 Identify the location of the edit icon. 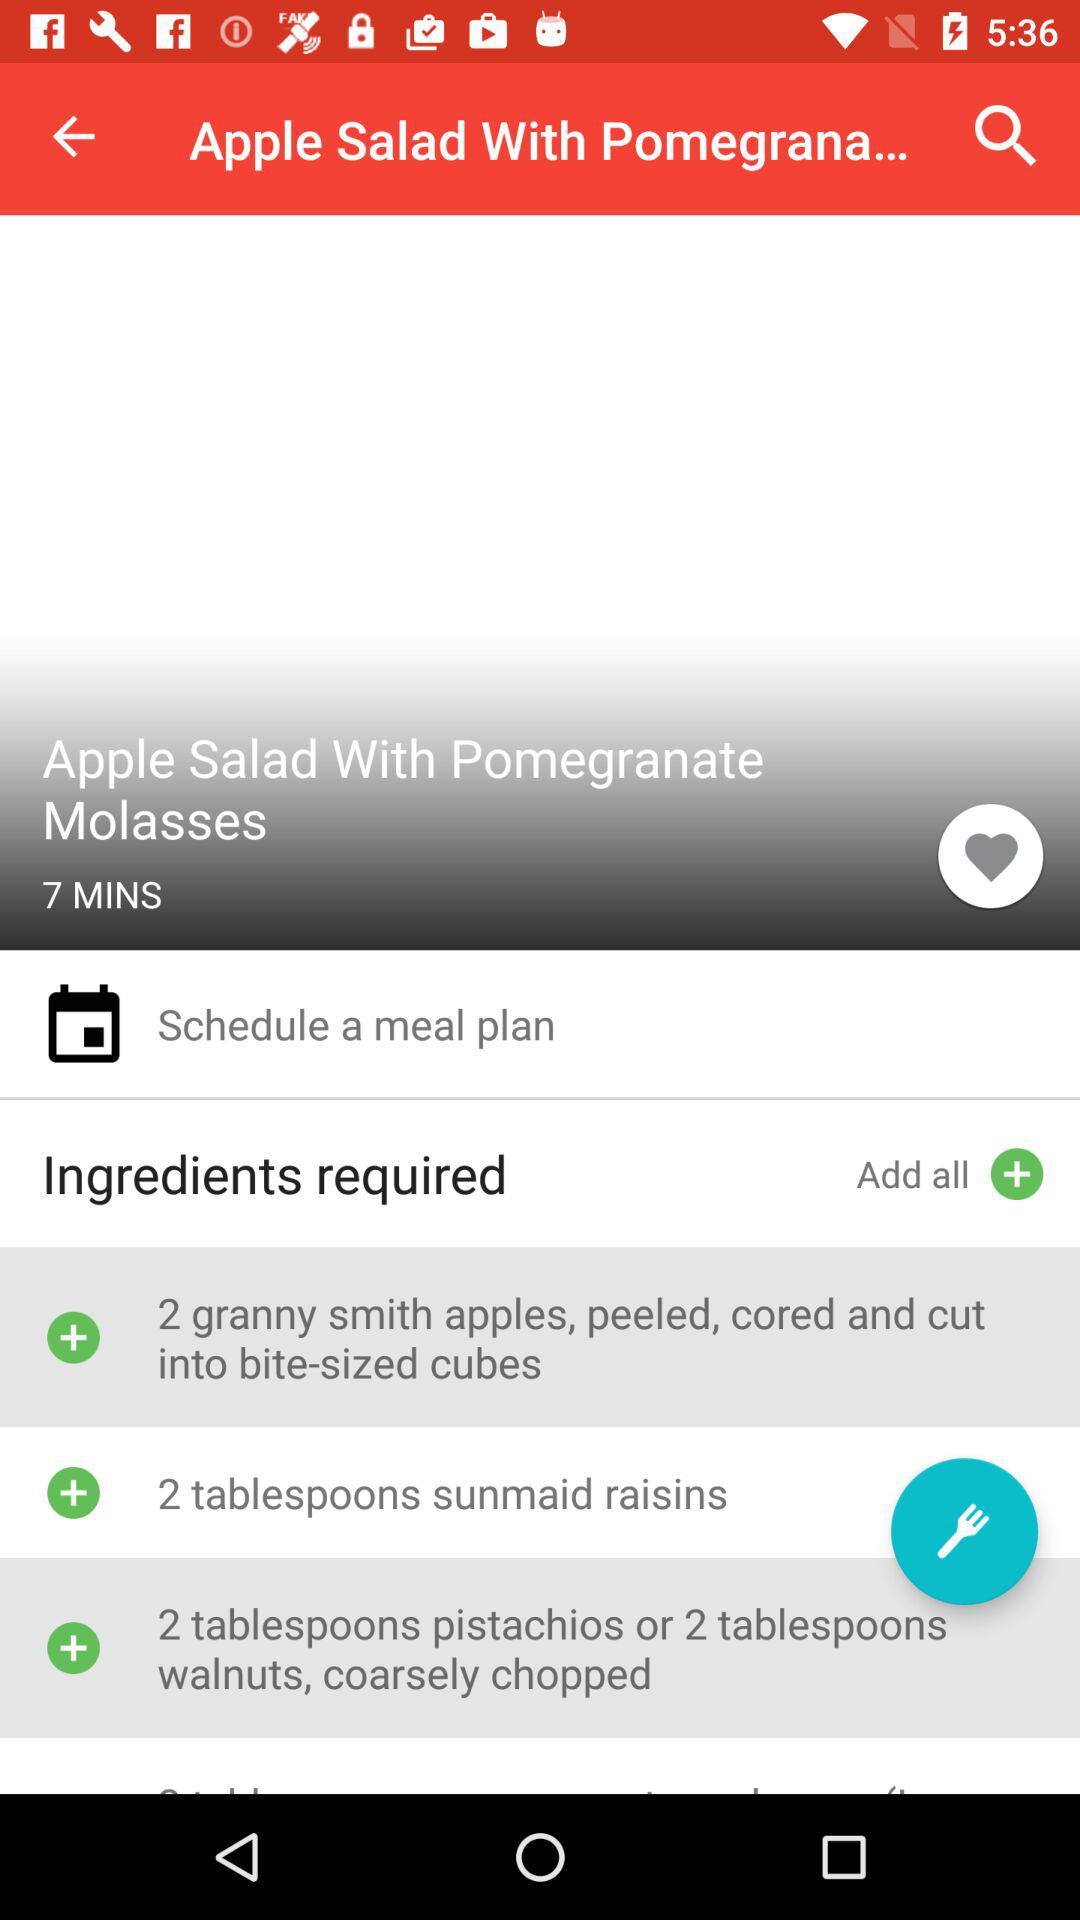
(963, 1530).